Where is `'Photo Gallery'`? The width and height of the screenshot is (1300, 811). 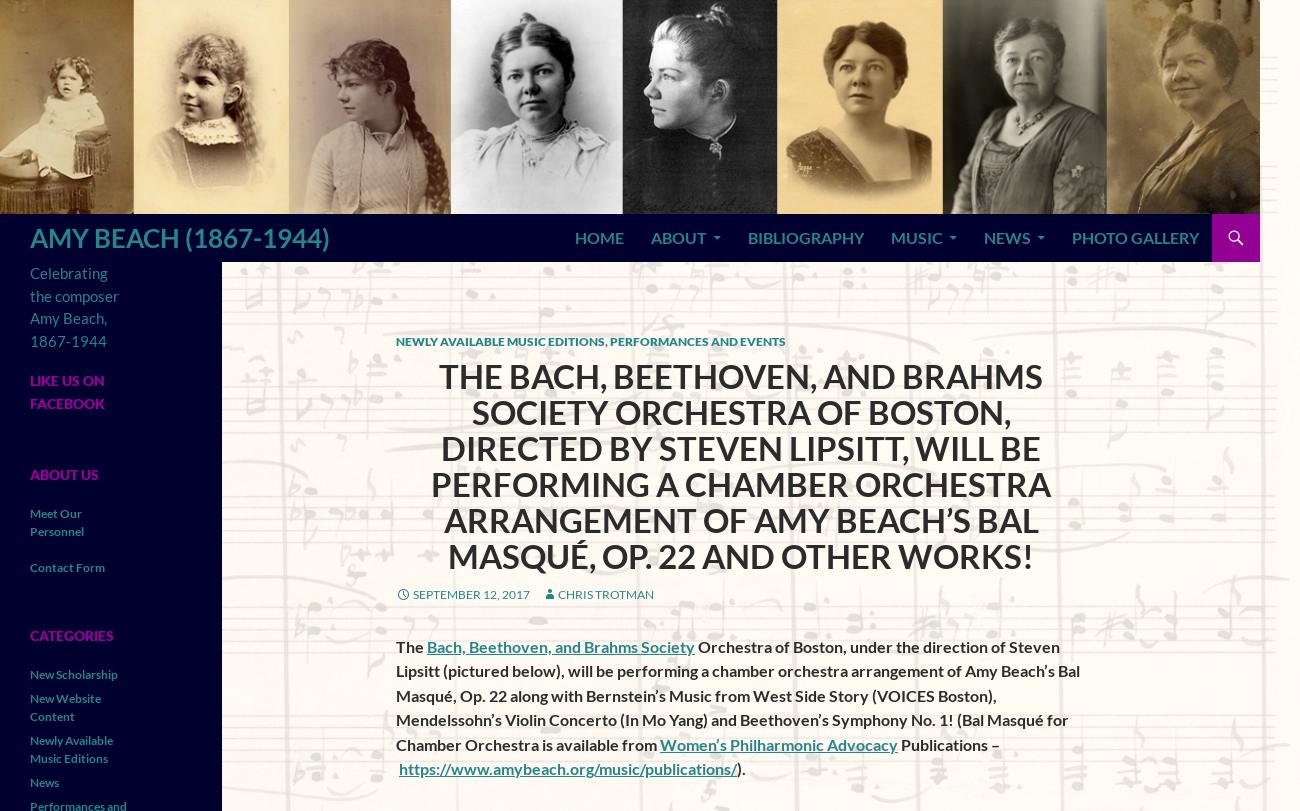
'Photo Gallery' is located at coordinates (1071, 237).